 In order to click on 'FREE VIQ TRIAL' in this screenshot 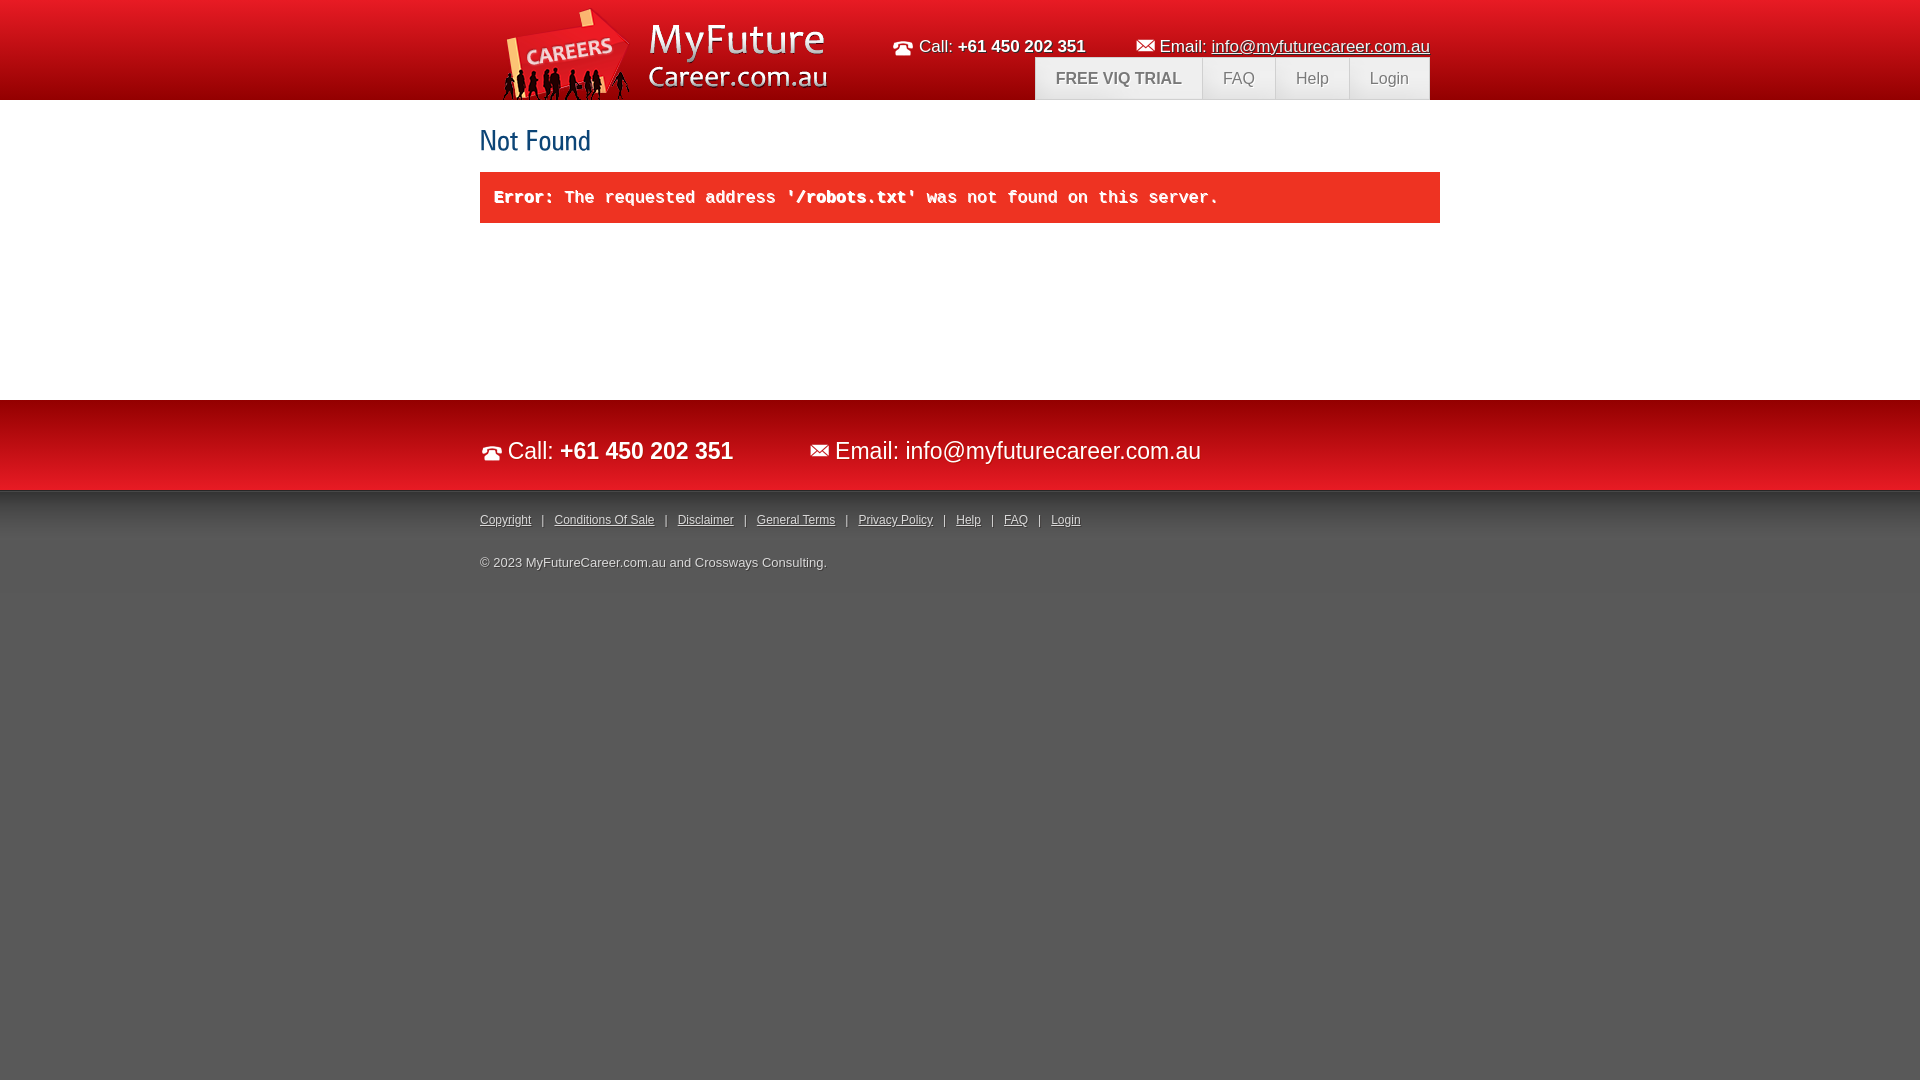, I will do `click(1117, 77)`.